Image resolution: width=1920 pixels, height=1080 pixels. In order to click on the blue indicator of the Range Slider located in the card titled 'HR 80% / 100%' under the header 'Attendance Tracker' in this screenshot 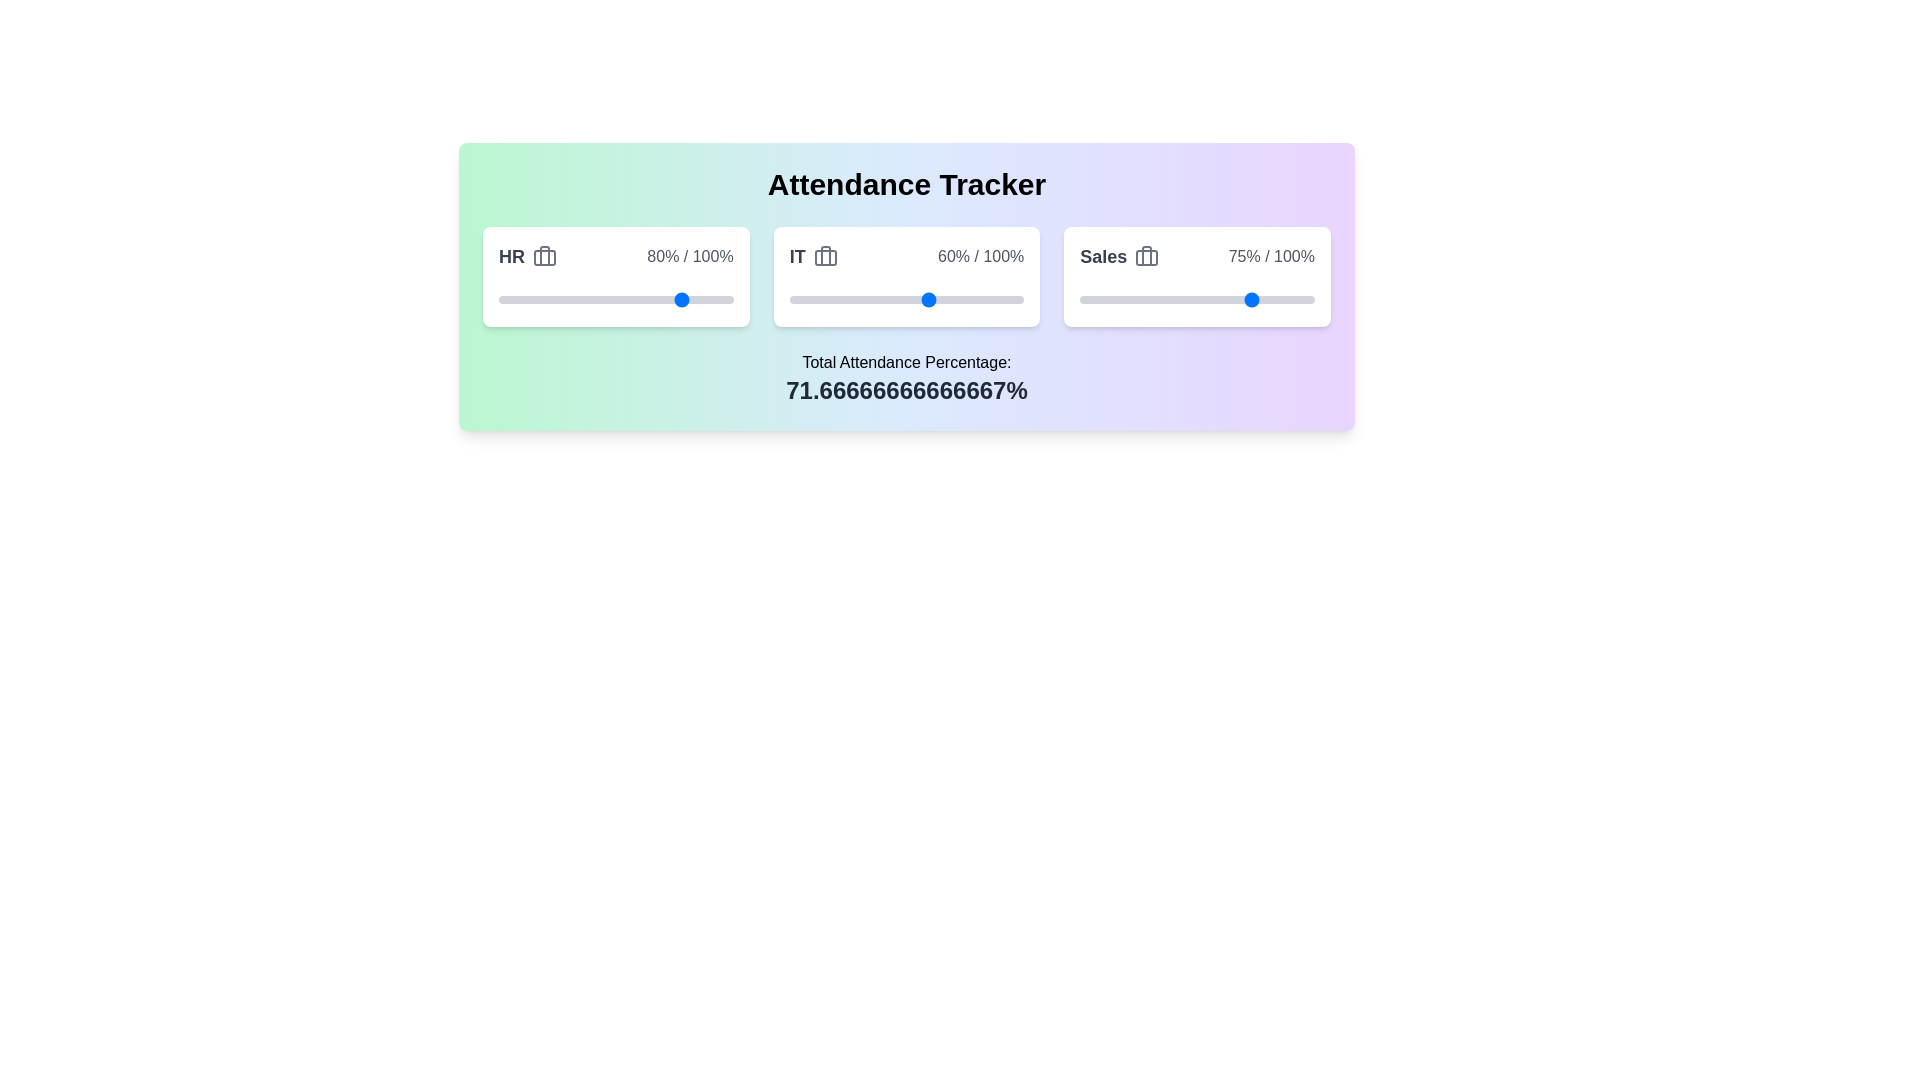, I will do `click(615, 300)`.